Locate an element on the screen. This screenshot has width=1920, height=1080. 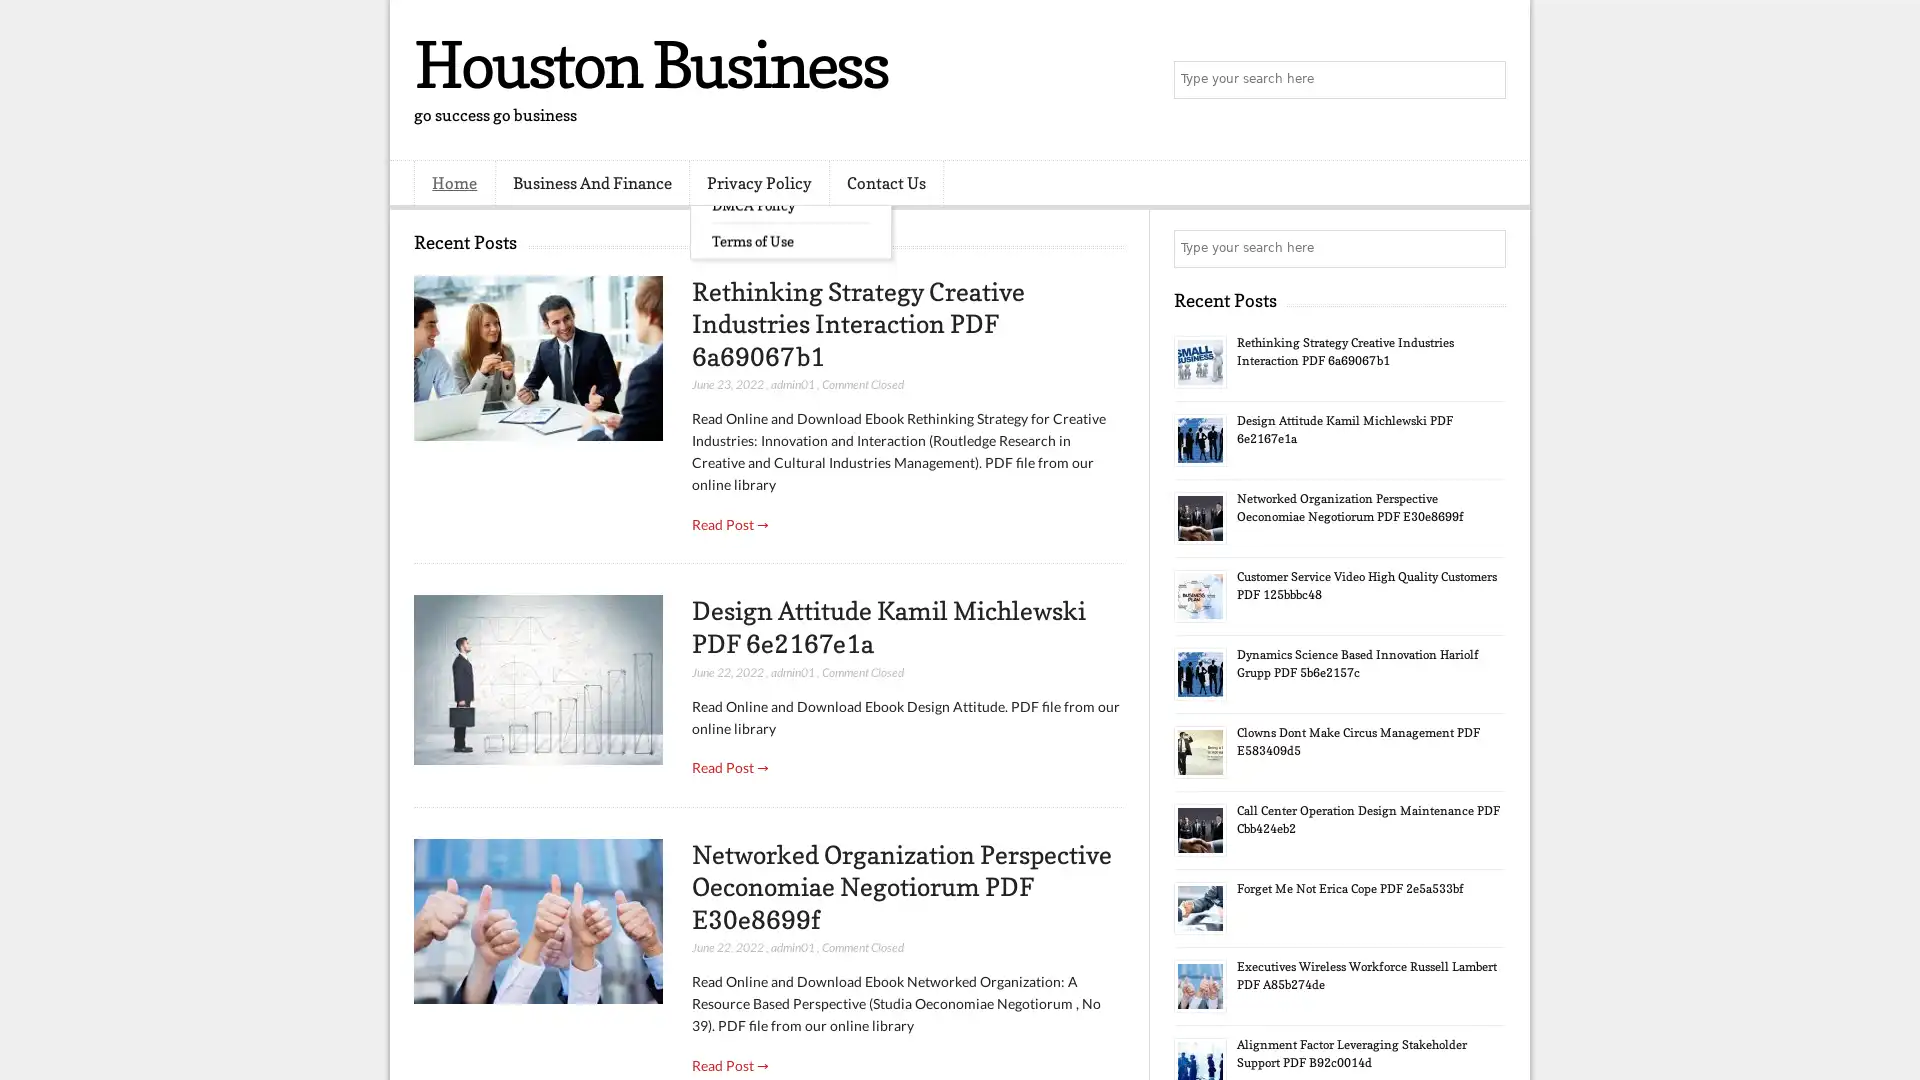
Search is located at coordinates (1485, 248).